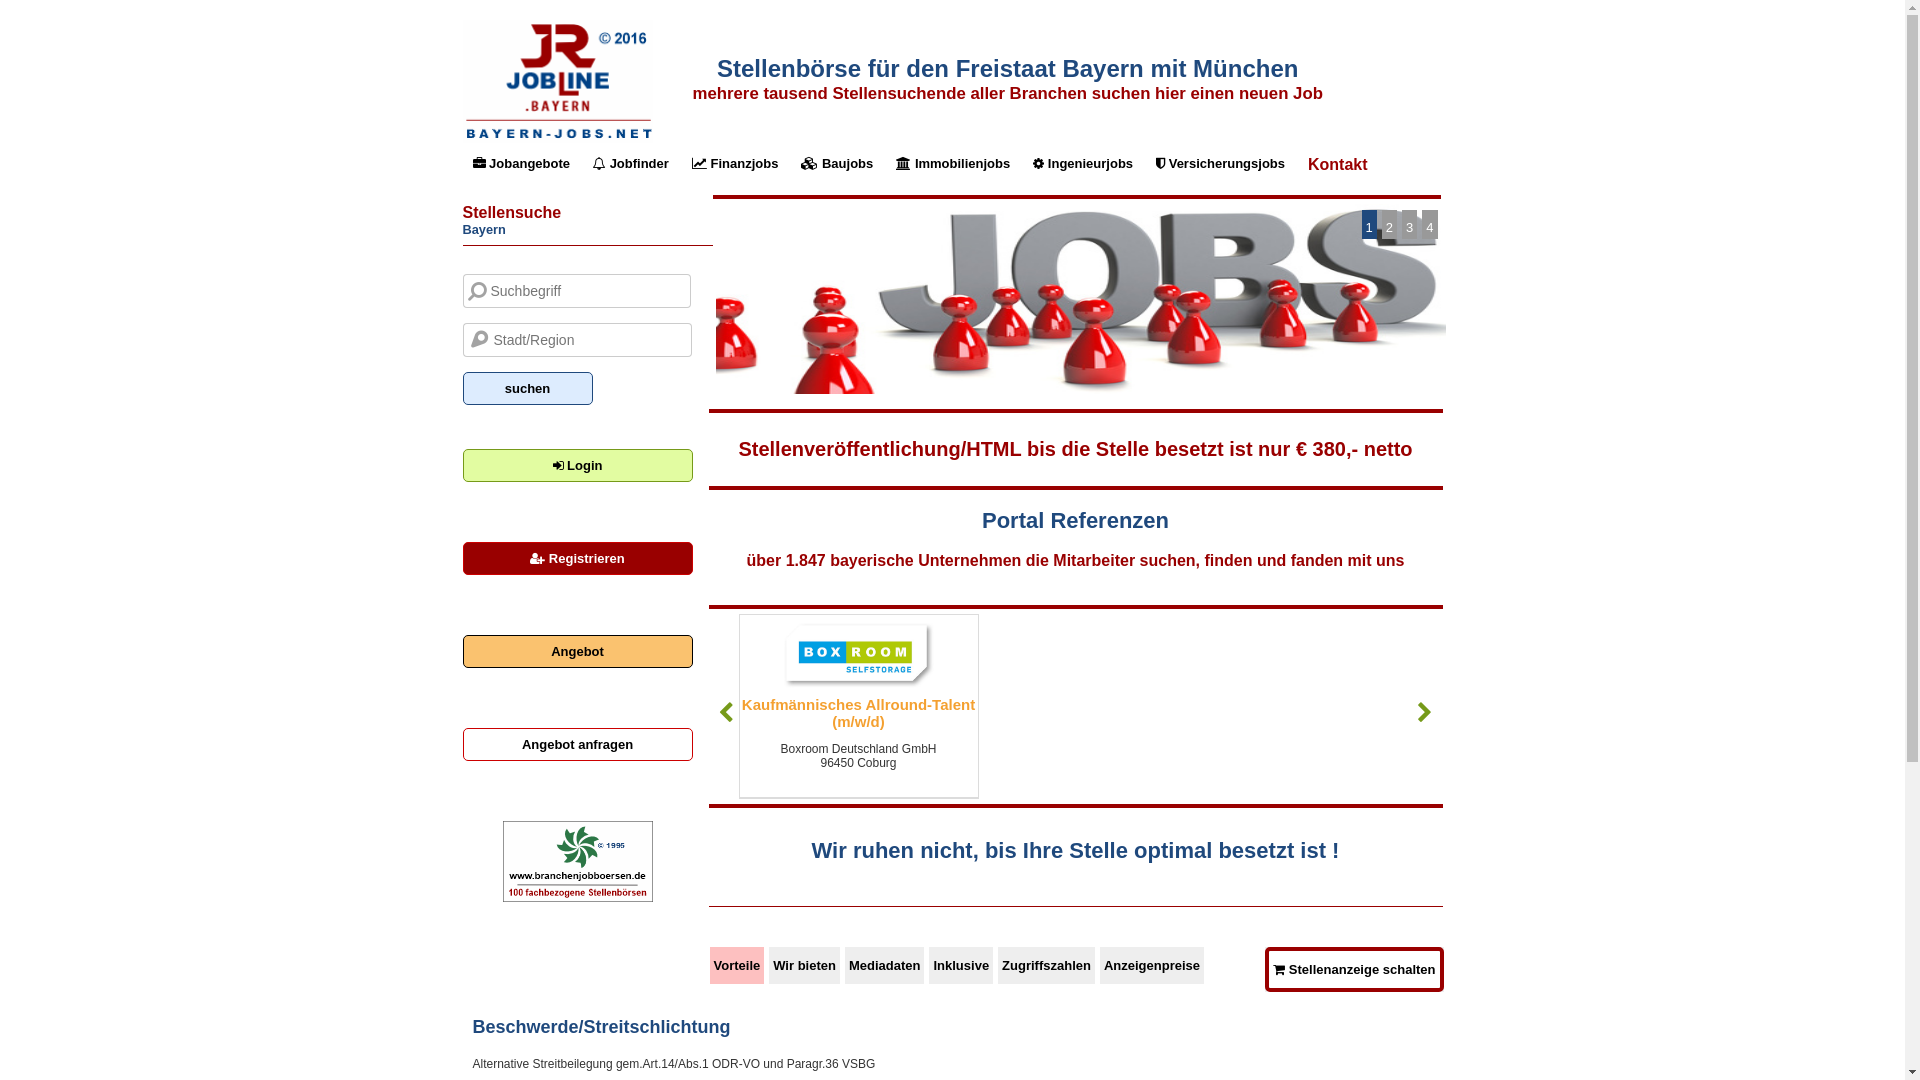 This screenshot has height=1080, width=1920. I want to click on 'Login', so click(575, 465).